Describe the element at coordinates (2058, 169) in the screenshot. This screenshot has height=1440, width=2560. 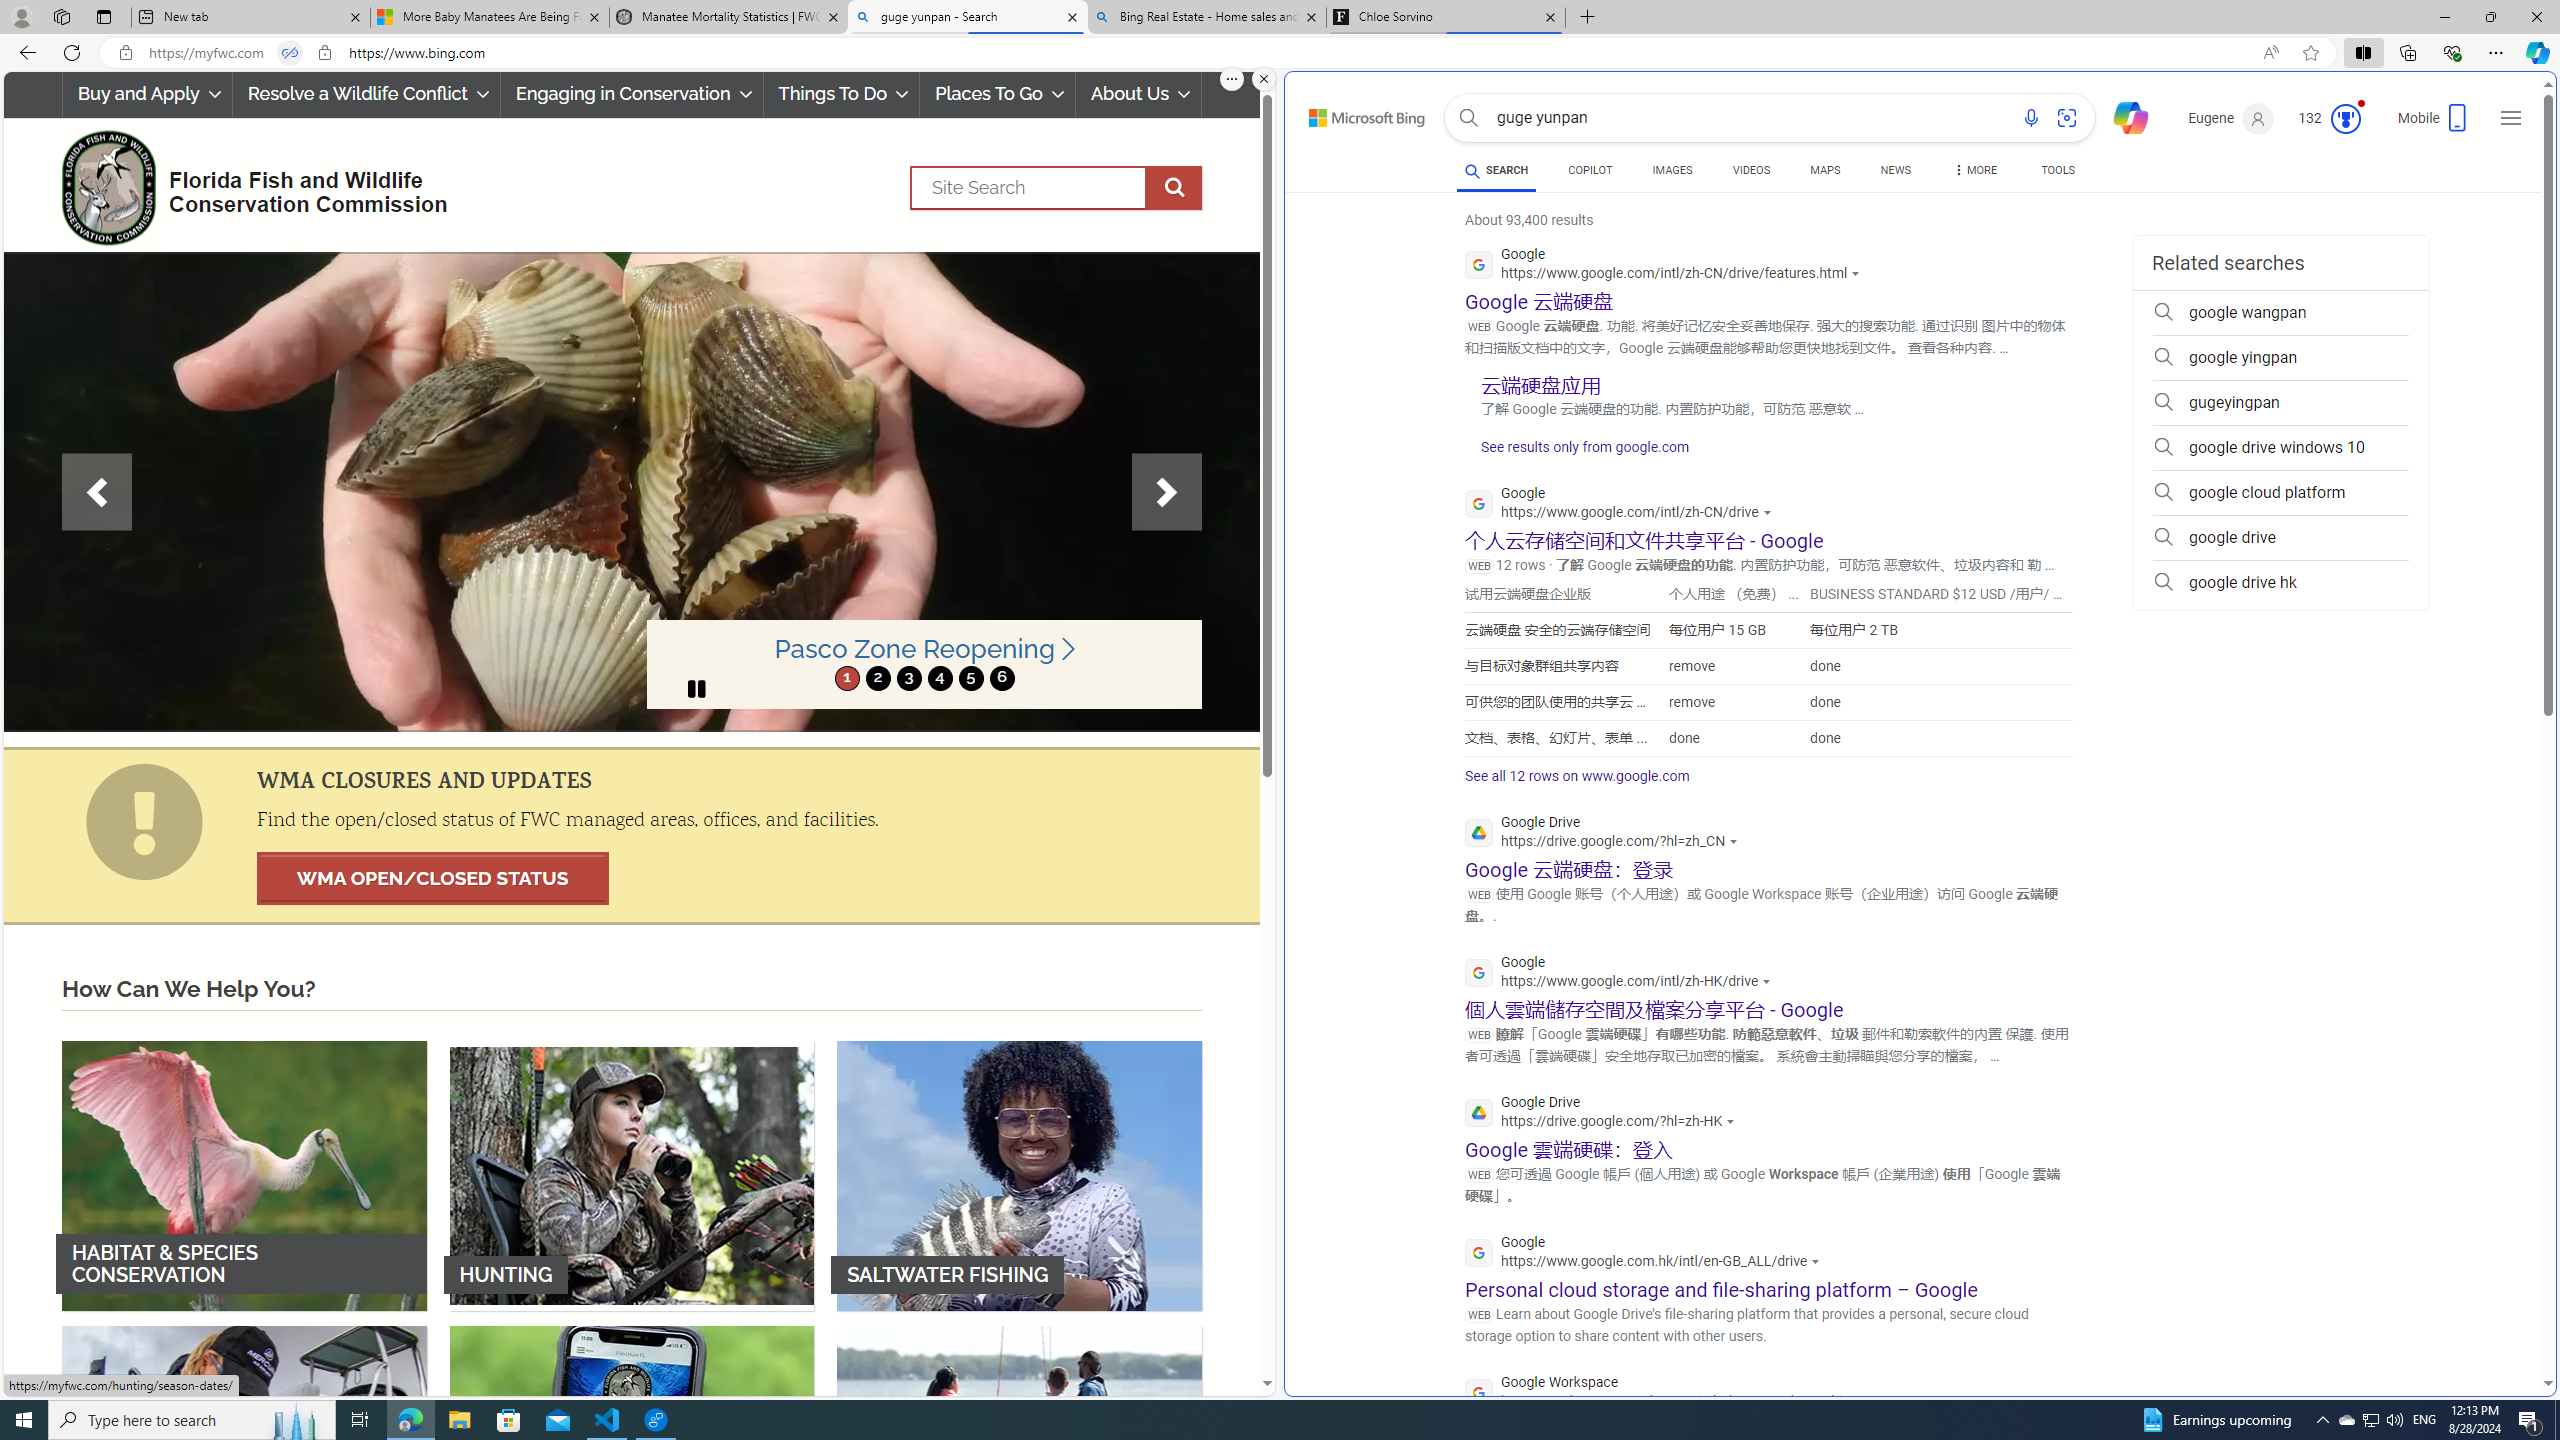
I see `'TOOLS'` at that location.